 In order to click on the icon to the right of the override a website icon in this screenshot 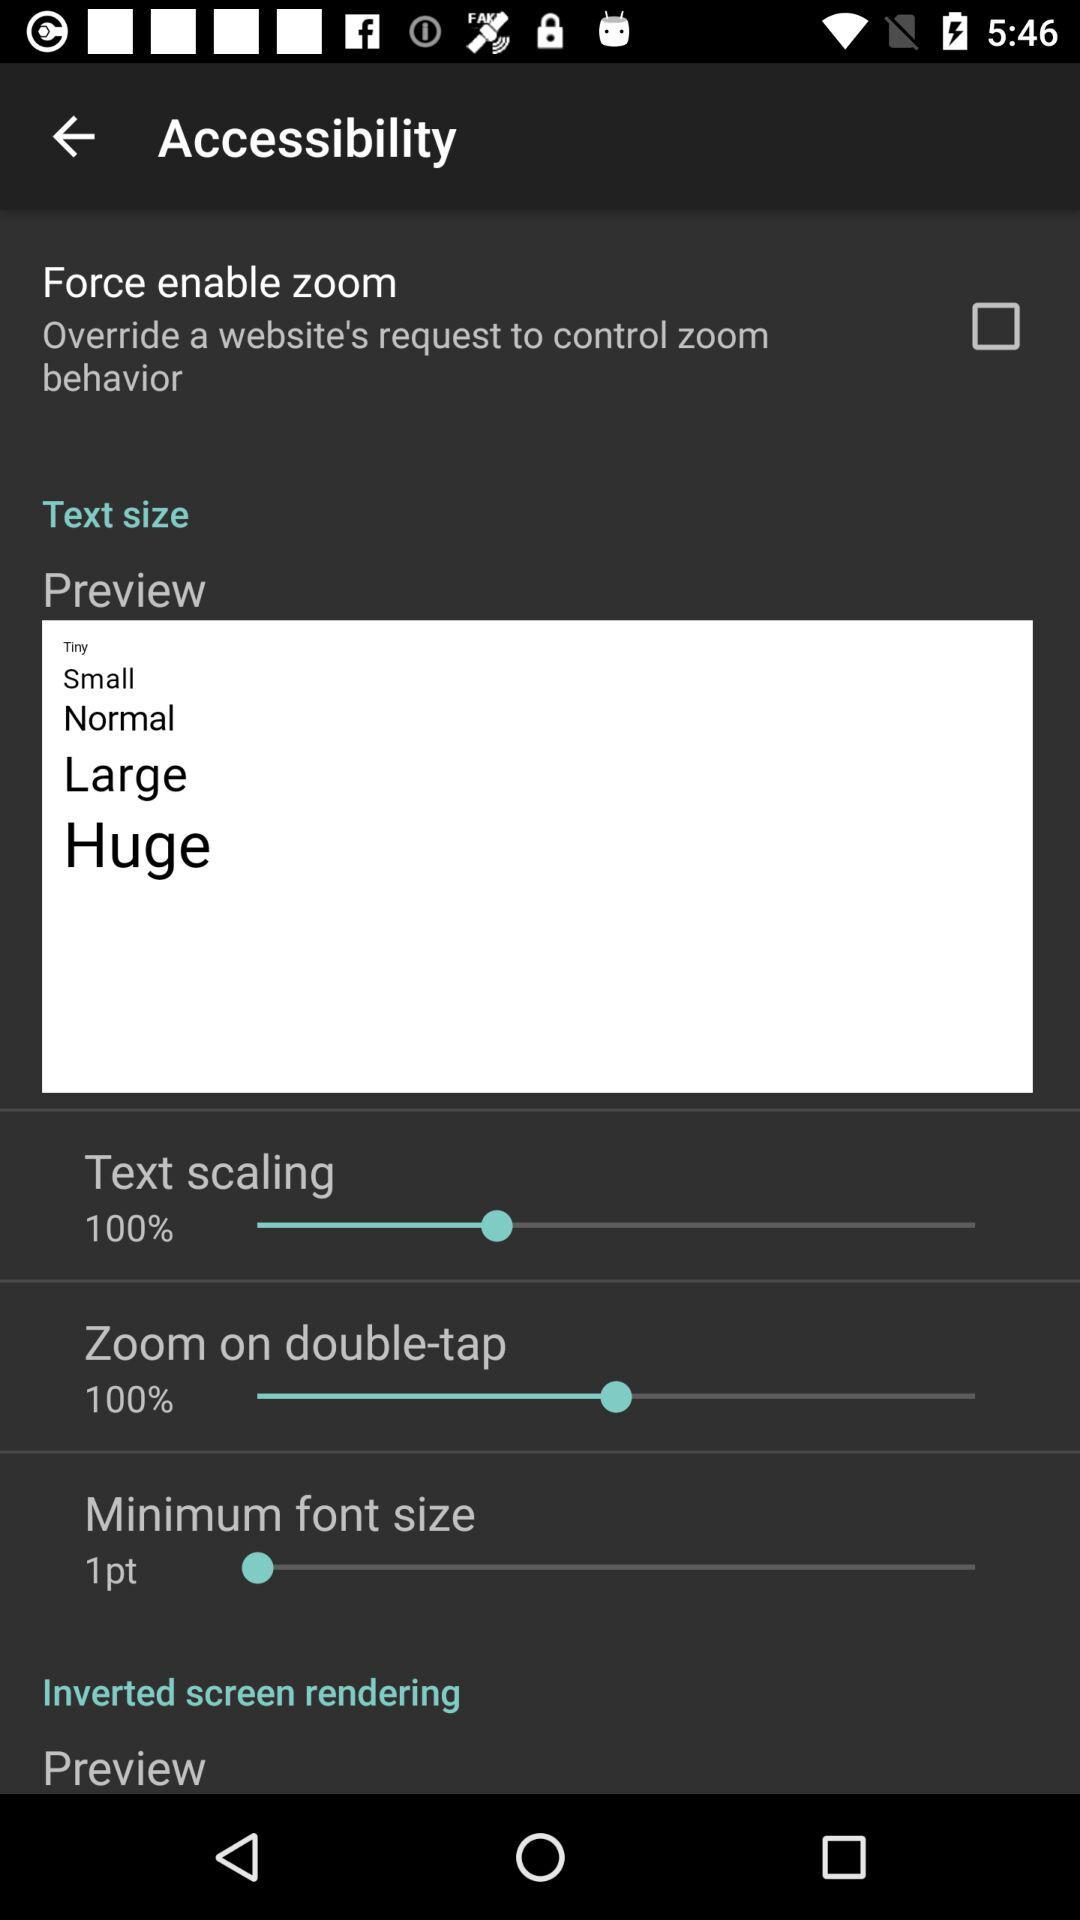, I will do `click(995, 326)`.